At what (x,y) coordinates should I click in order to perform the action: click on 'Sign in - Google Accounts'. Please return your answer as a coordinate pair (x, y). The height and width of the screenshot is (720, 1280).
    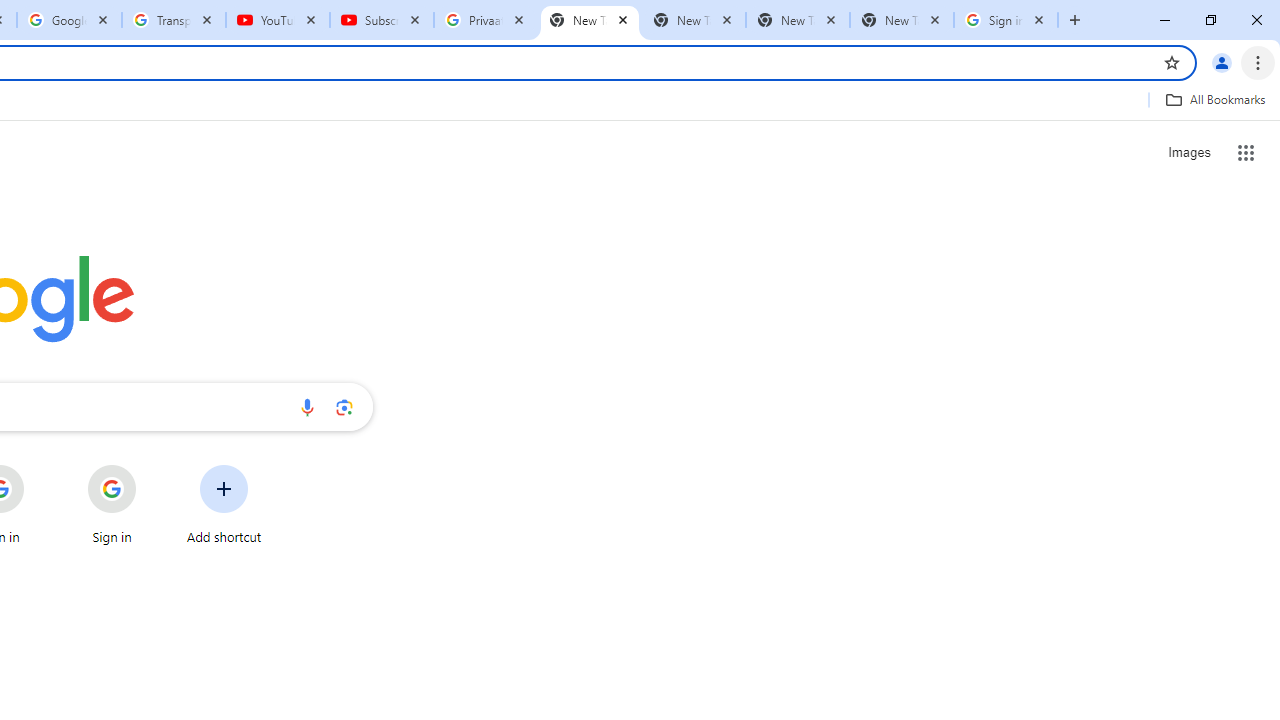
    Looking at the image, I should click on (1006, 20).